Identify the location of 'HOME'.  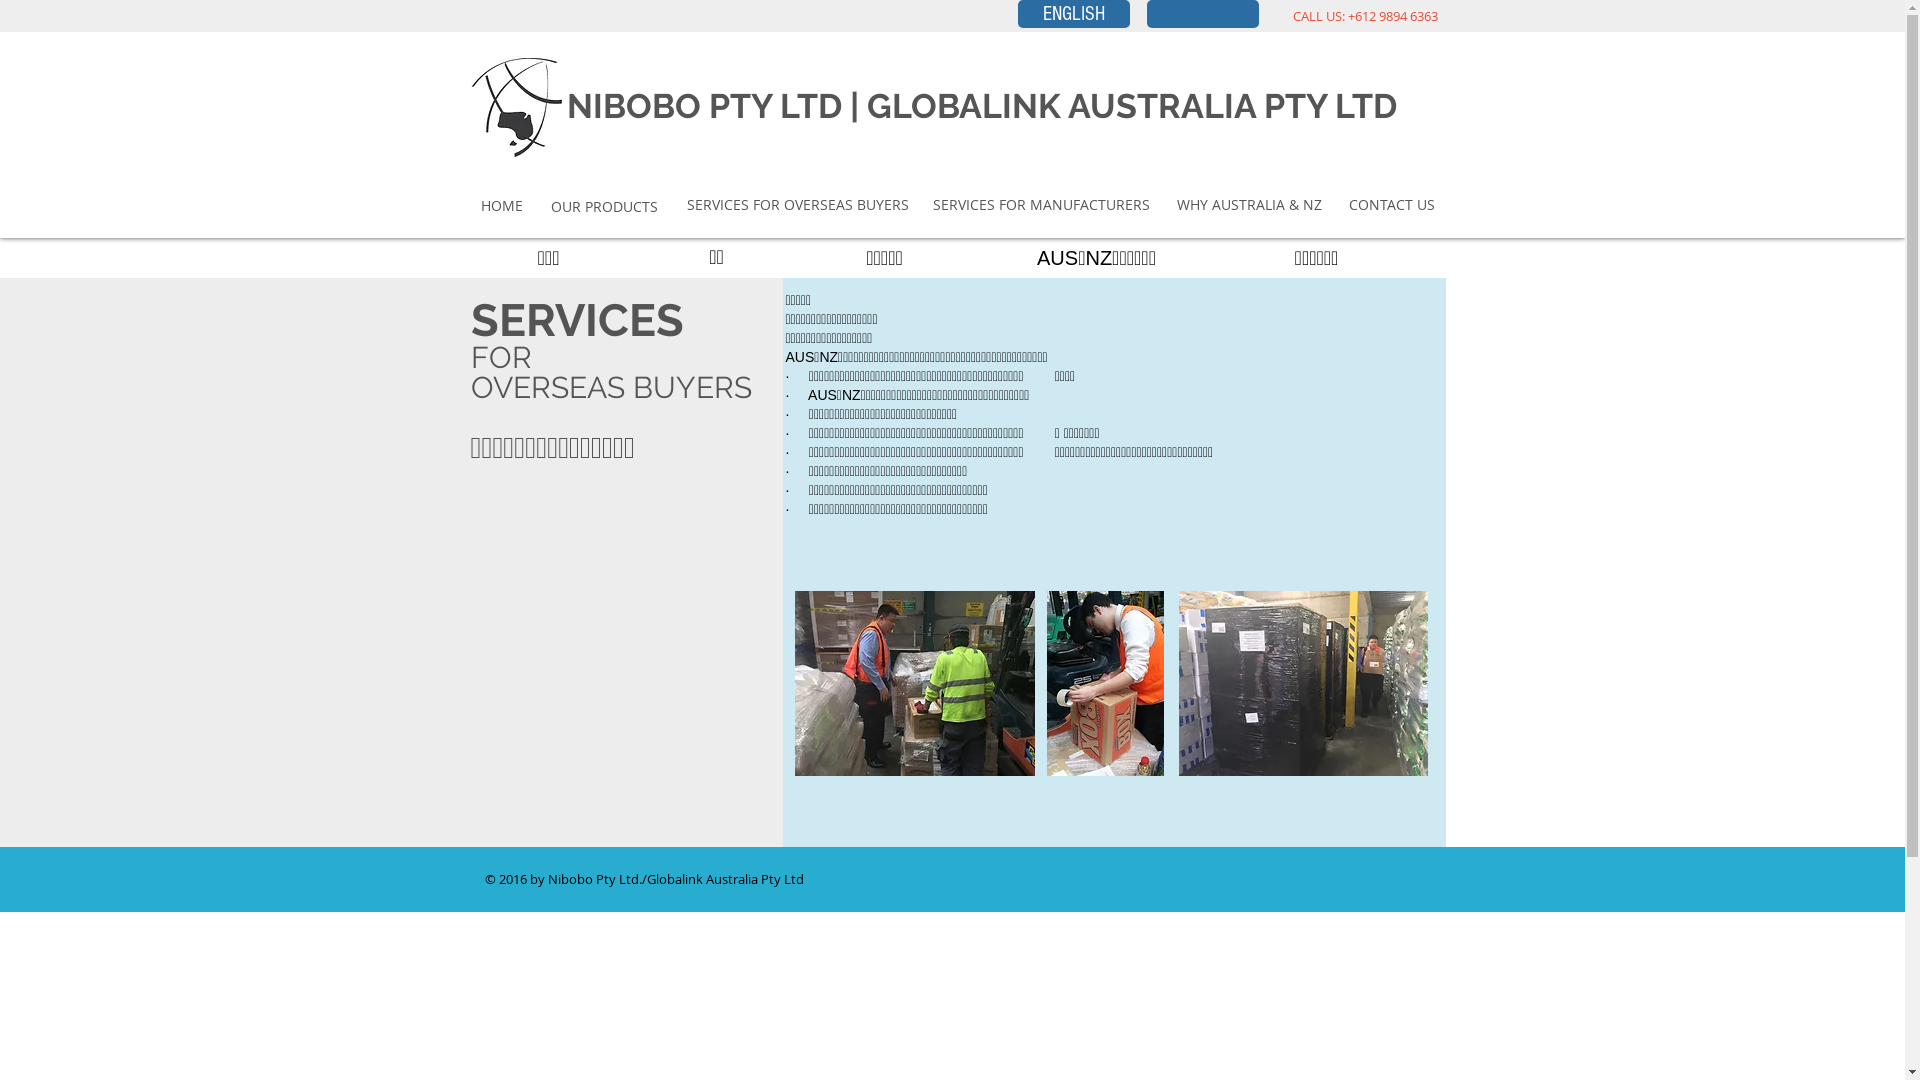
(477, 205).